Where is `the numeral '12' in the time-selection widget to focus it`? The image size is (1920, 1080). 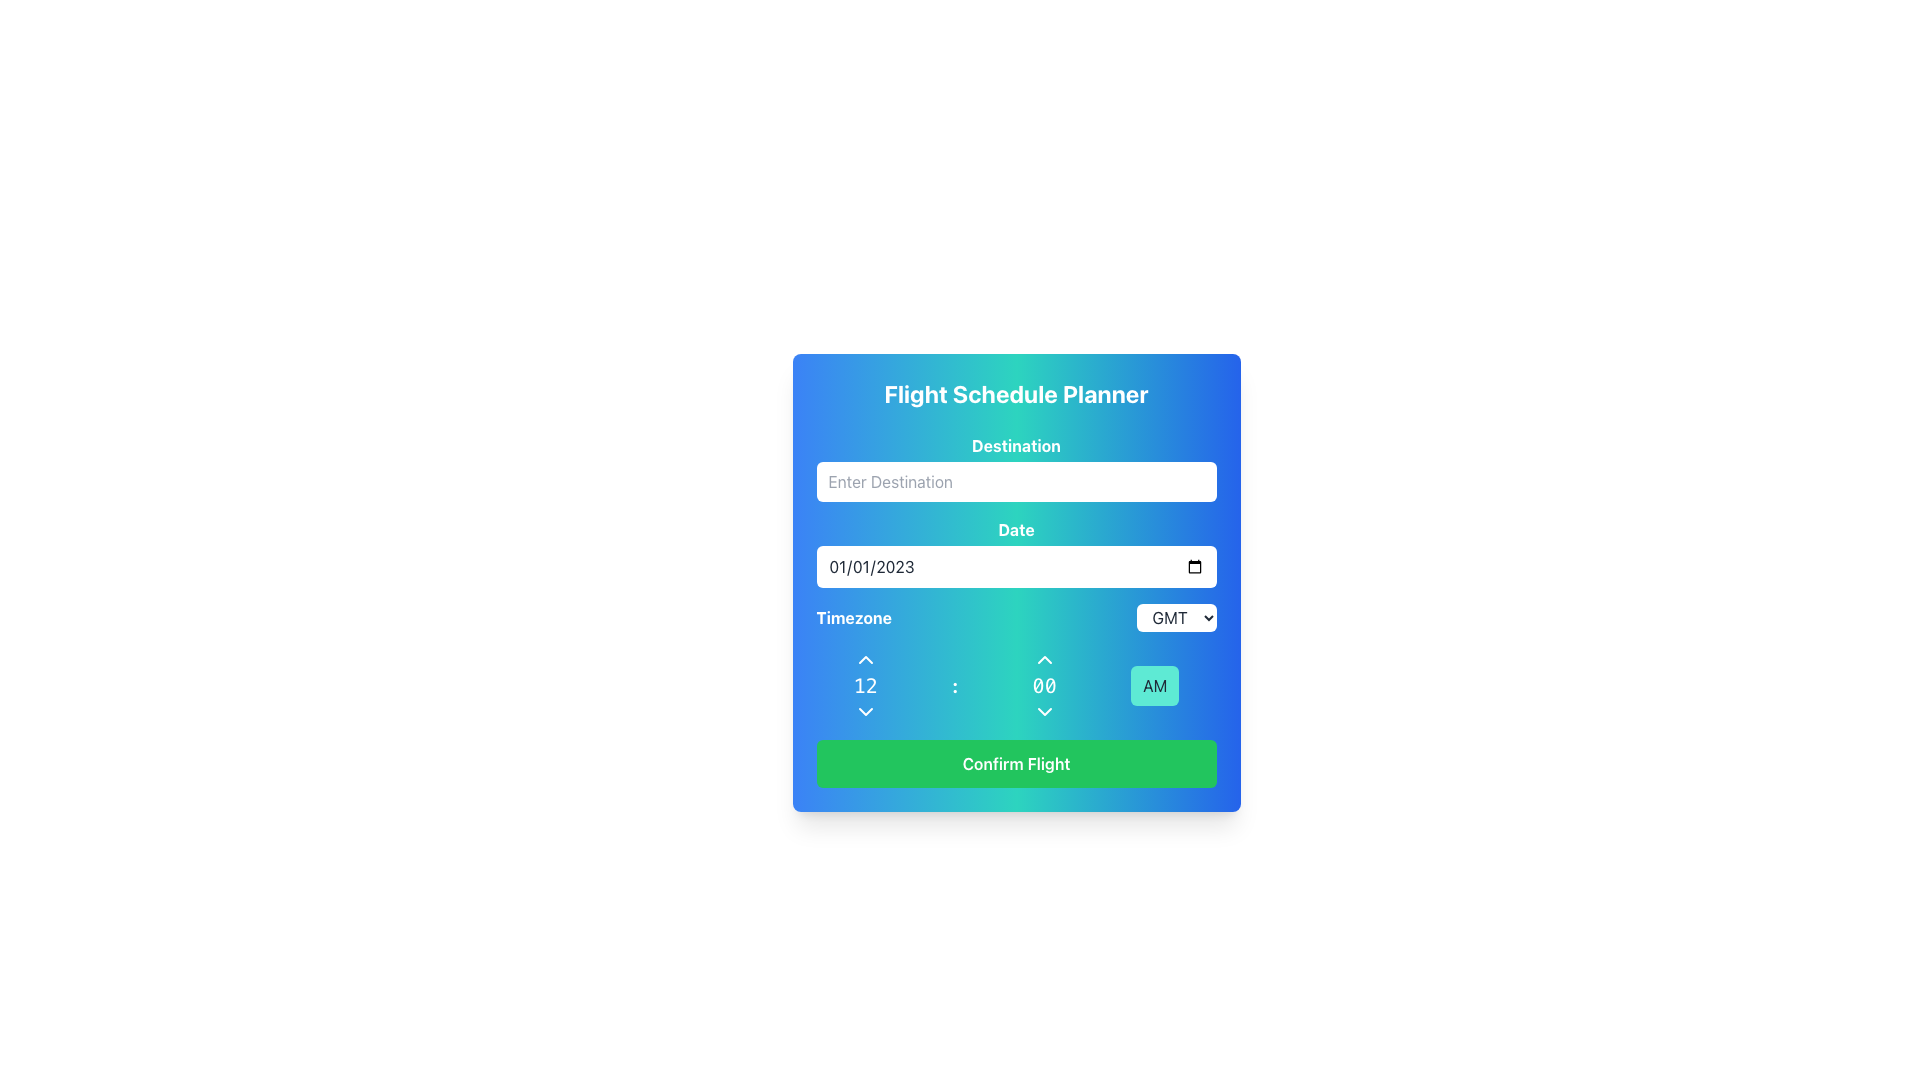
the numeral '12' in the time-selection widget to focus it is located at coordinates (865, 685).